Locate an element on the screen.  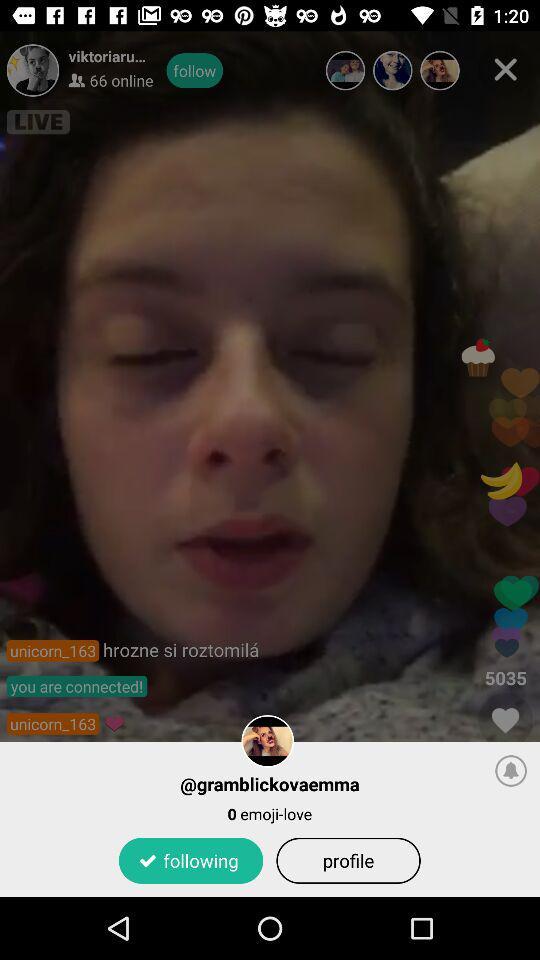
the profile item is located at coordinates (347, 859).